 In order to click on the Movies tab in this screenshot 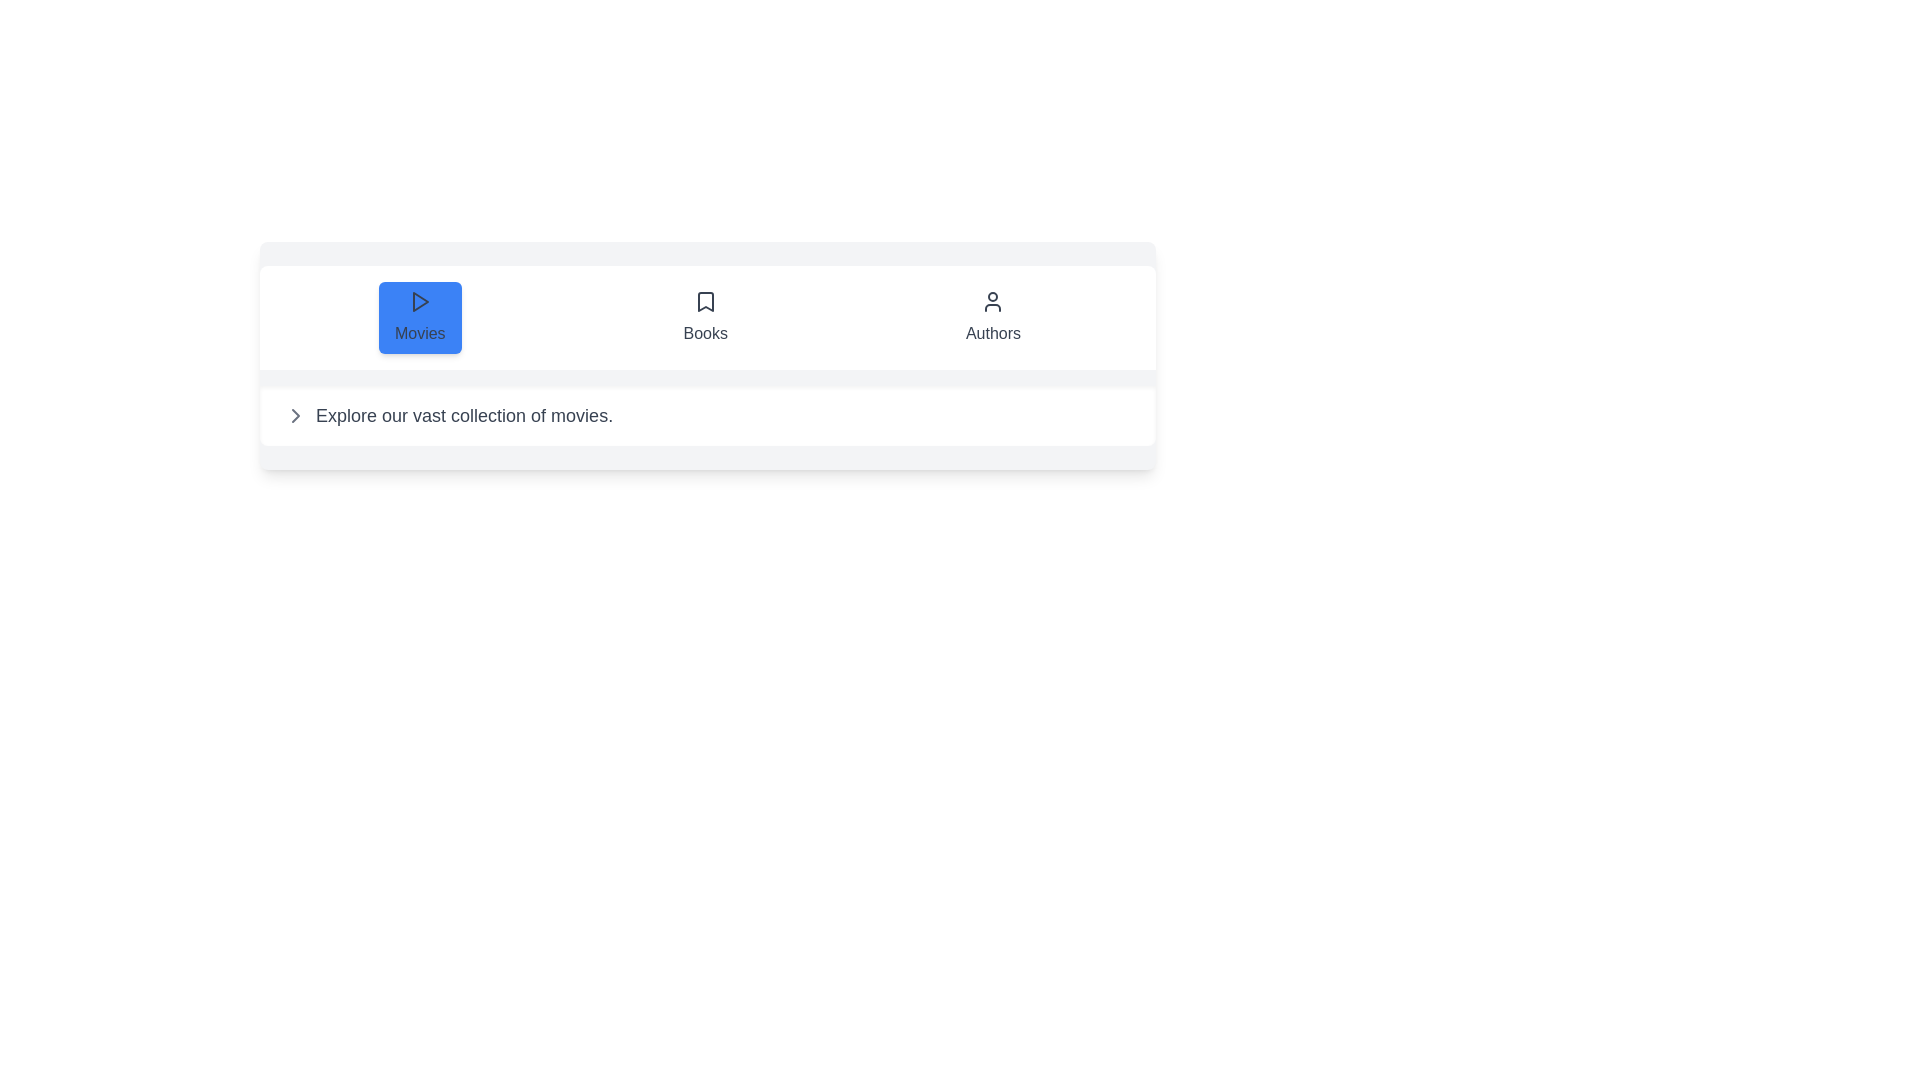, I will do `click(419, 316)`.